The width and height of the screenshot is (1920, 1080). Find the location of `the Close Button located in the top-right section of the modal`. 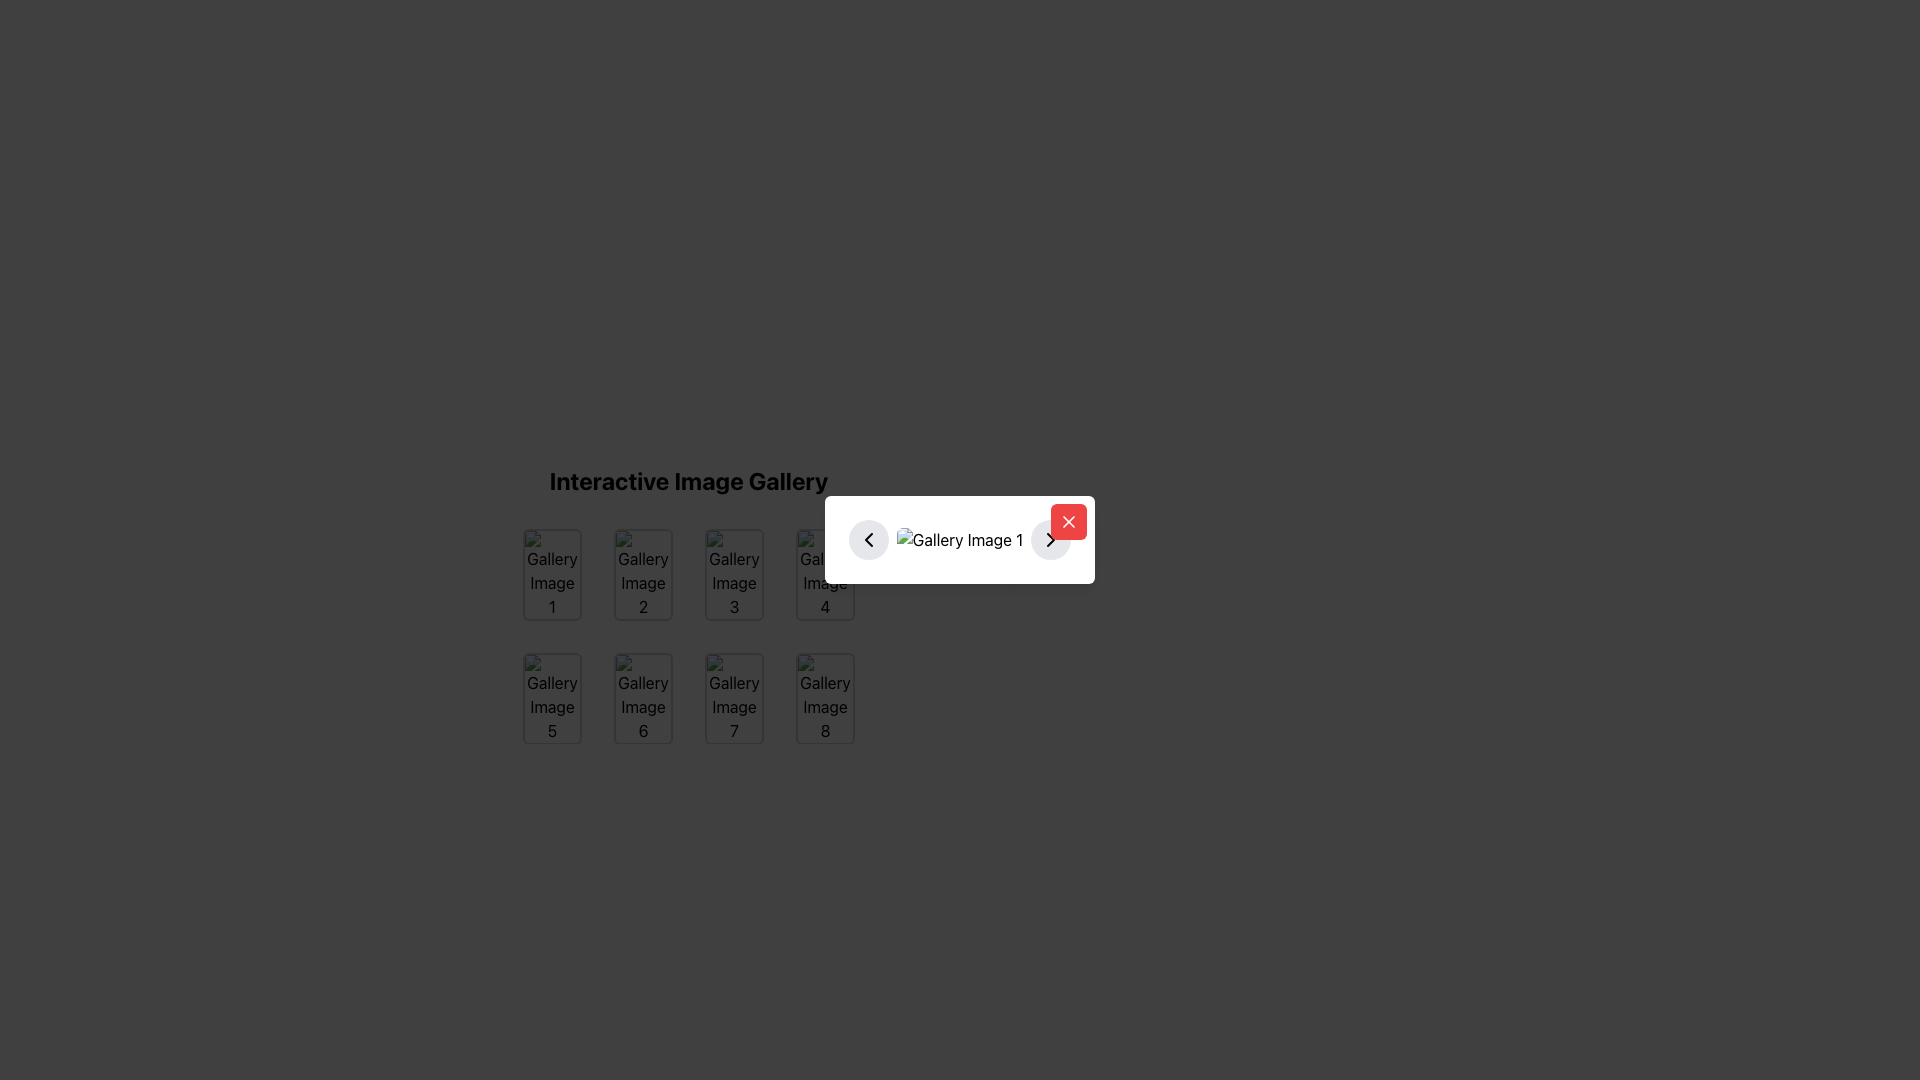

the Close Button located in the top-right section of the modal is located at coordinates (1068, 520).